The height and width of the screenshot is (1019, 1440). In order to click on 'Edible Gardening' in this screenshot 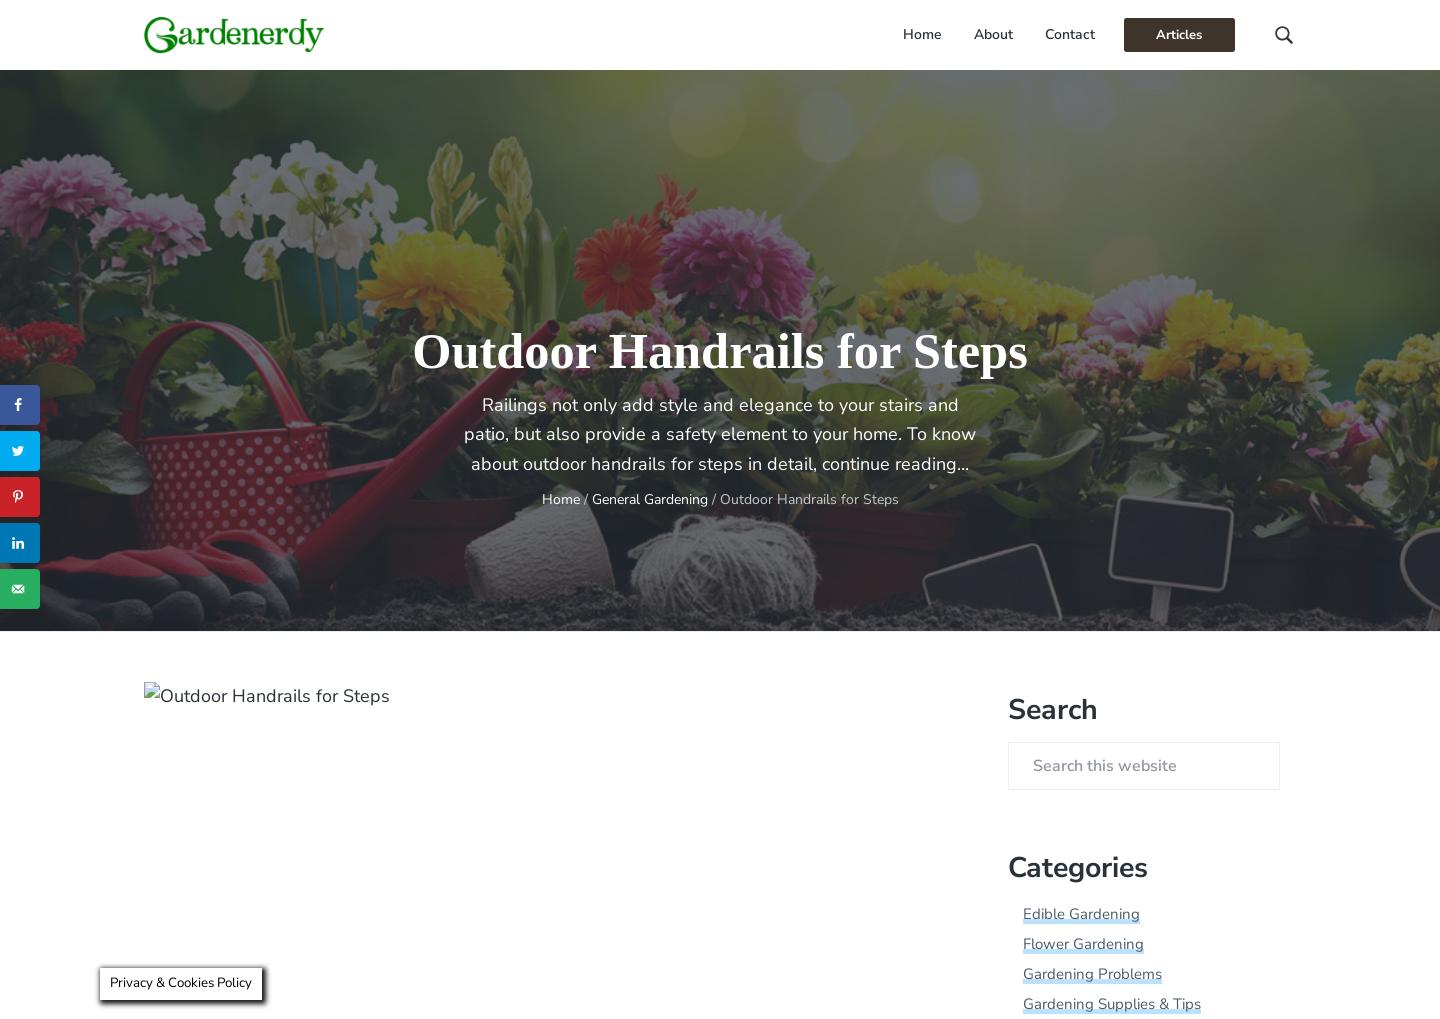, I will do `click(1022, 914)`.